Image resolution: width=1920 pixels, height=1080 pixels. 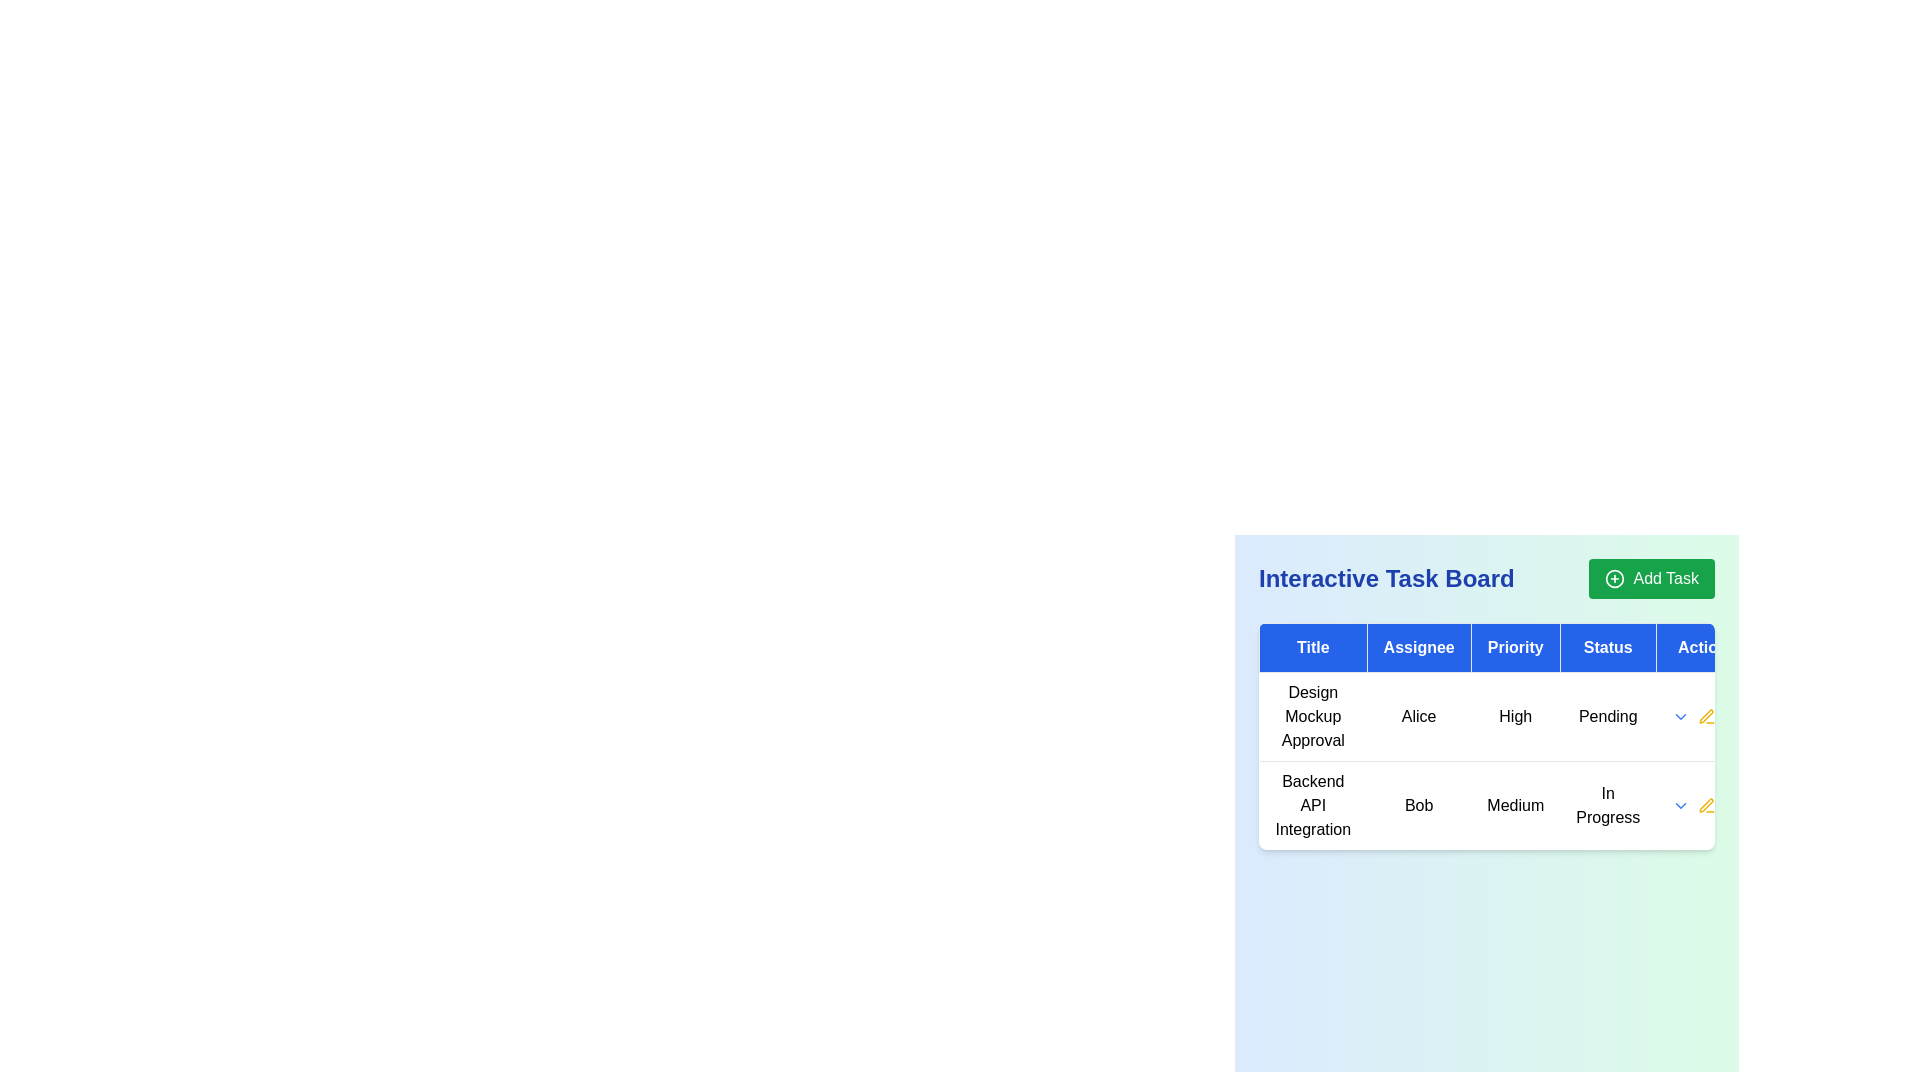 What do you see at coordinates (1313, 804) in the screenshot?
I see `the text label reading 'Backend API Integration' located in the second row of the table under the 'Title' column` at bounding box center [1313, 804].